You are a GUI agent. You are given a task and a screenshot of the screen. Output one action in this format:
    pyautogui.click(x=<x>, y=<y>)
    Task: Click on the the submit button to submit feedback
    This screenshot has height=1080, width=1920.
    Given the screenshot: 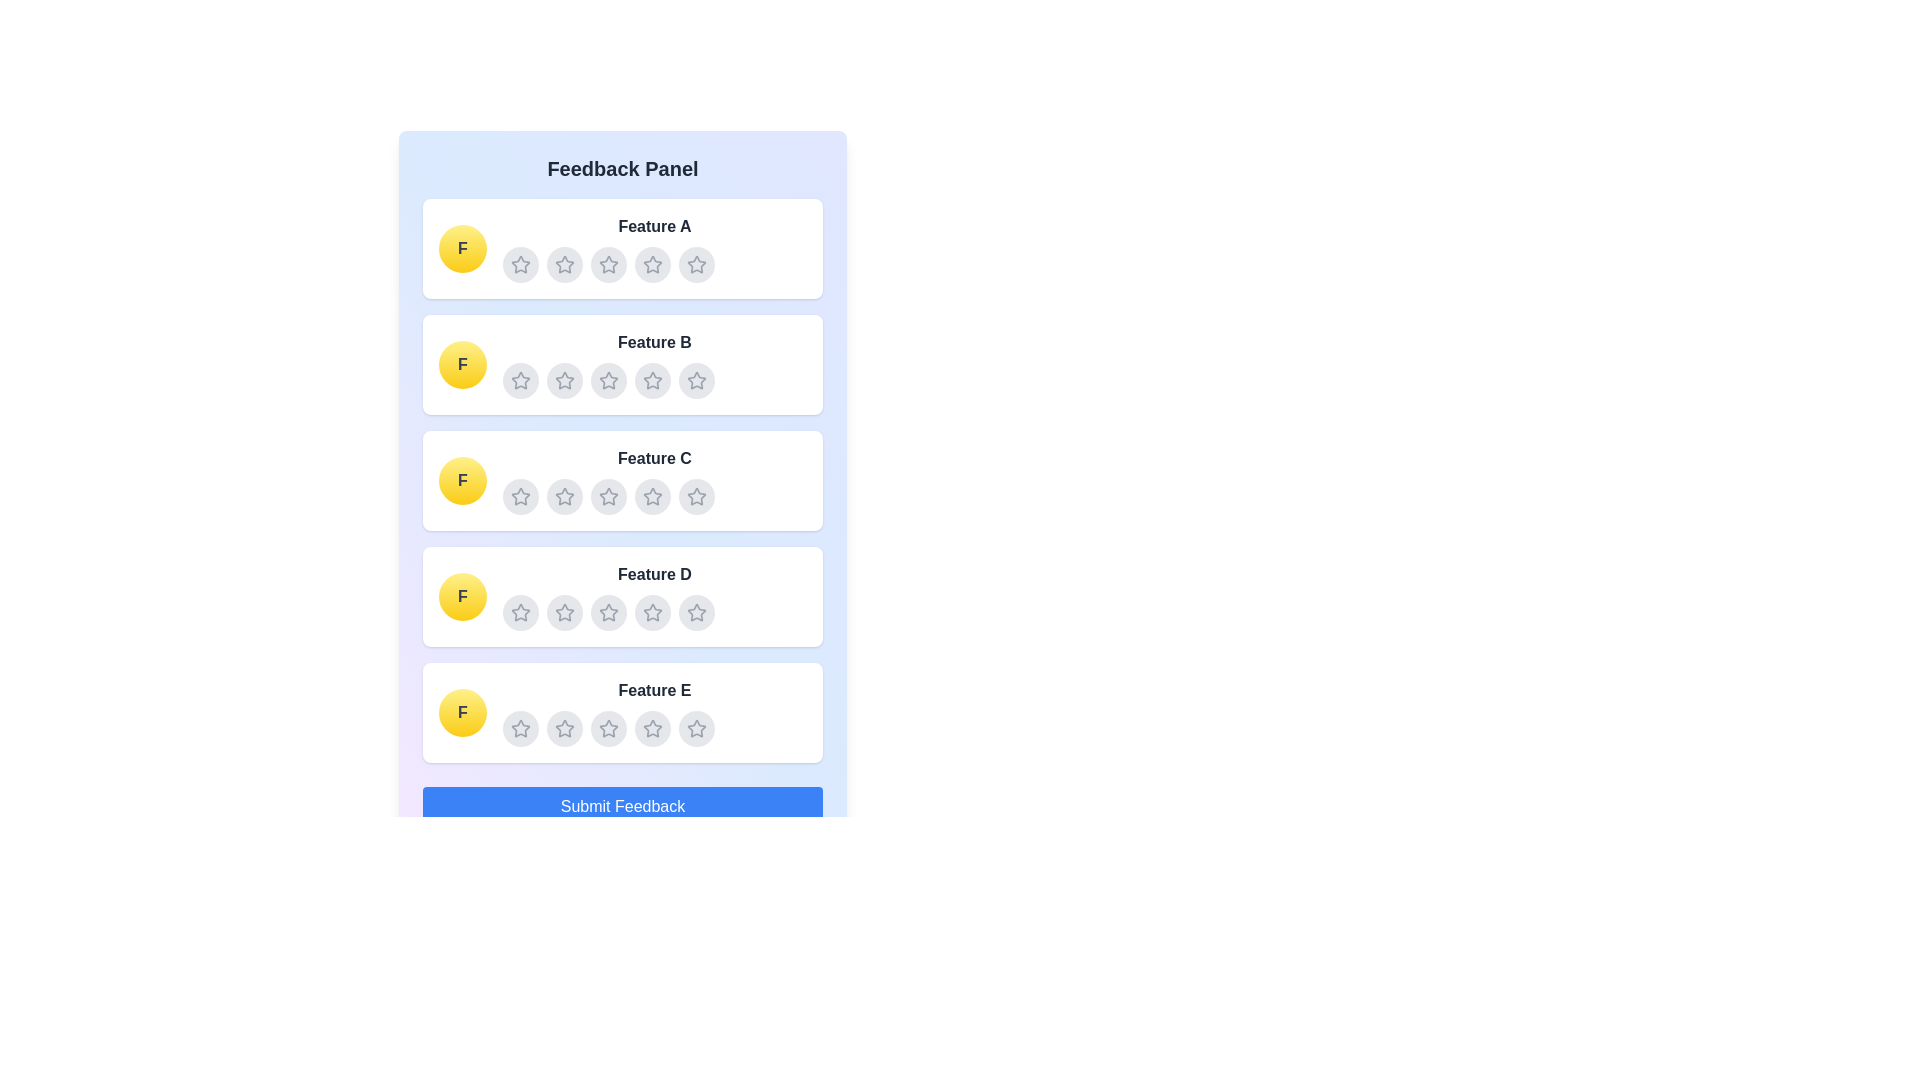 What is the action you would take?
    pyautogui.click(x=622, y=805)
    